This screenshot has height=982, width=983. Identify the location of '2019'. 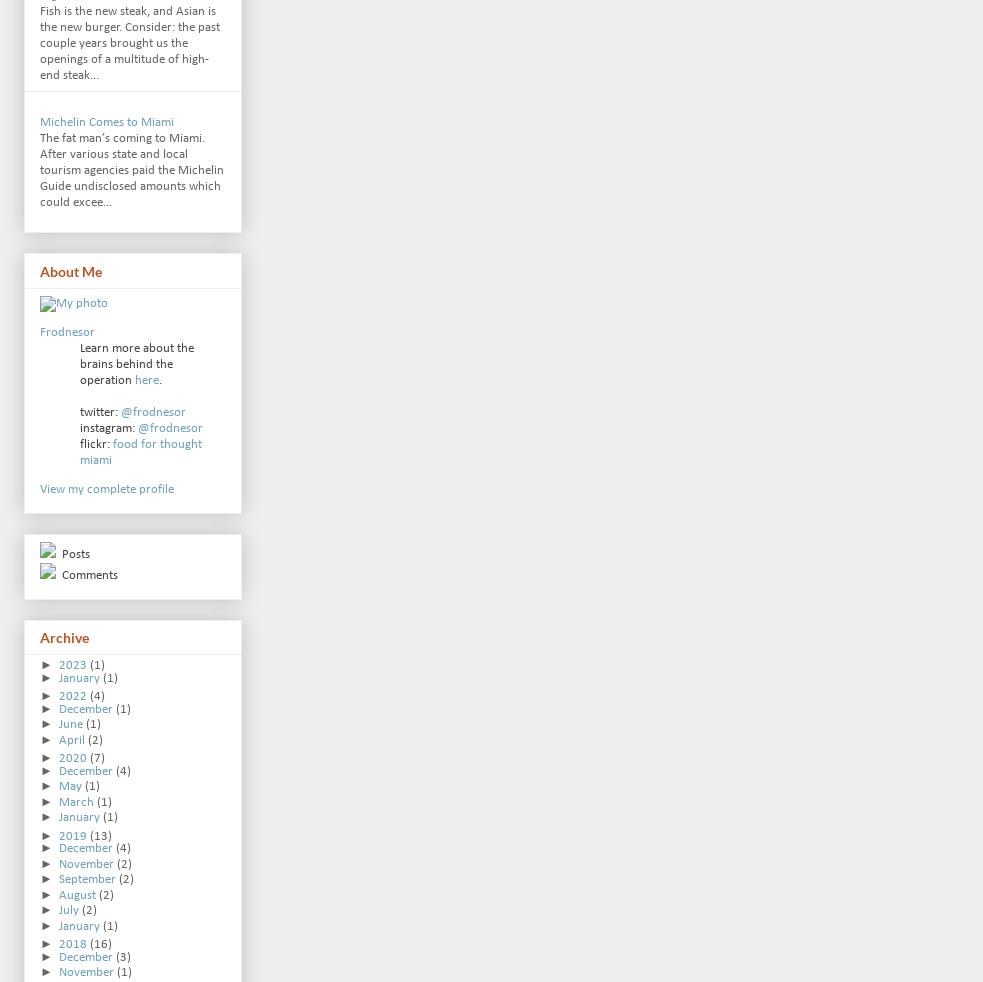
(72, 835).